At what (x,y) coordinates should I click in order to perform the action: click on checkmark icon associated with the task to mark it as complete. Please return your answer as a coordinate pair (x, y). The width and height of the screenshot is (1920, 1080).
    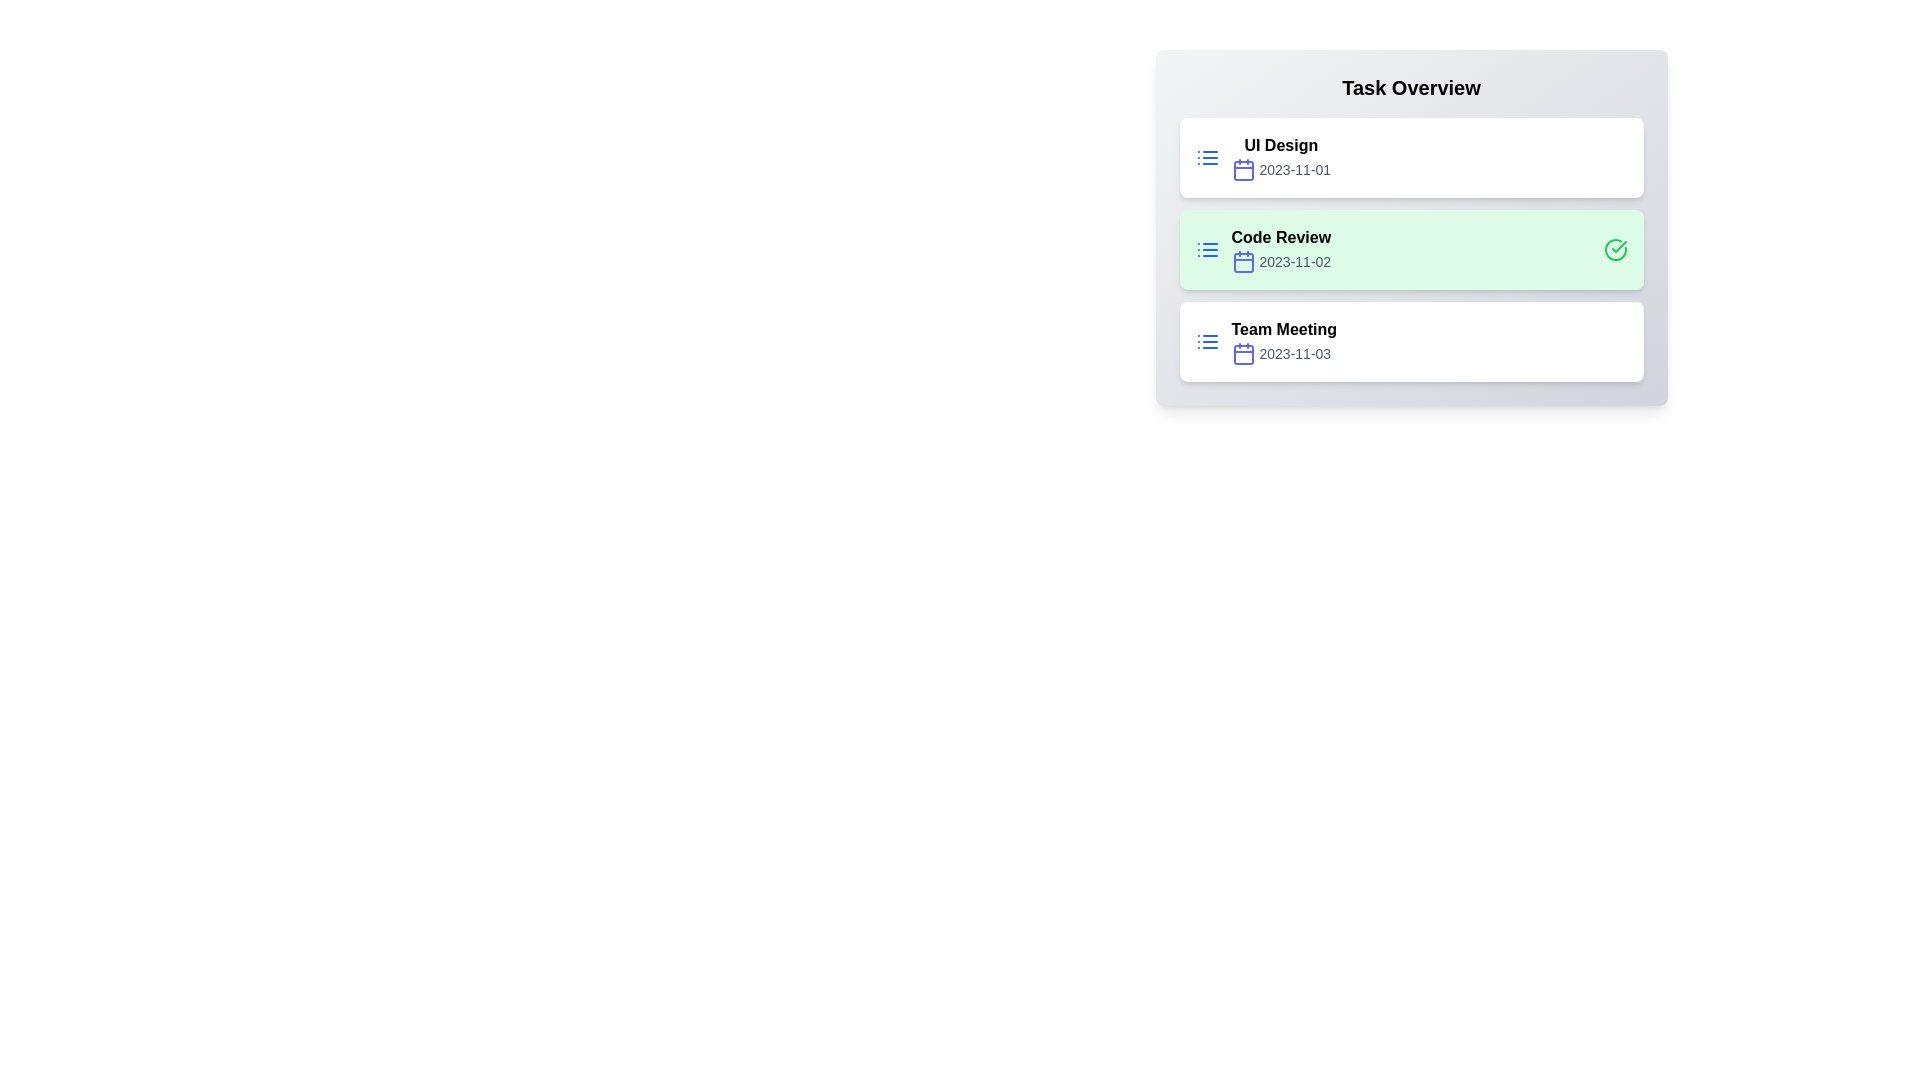
    Looking at the image, I should click on (1615, 249).